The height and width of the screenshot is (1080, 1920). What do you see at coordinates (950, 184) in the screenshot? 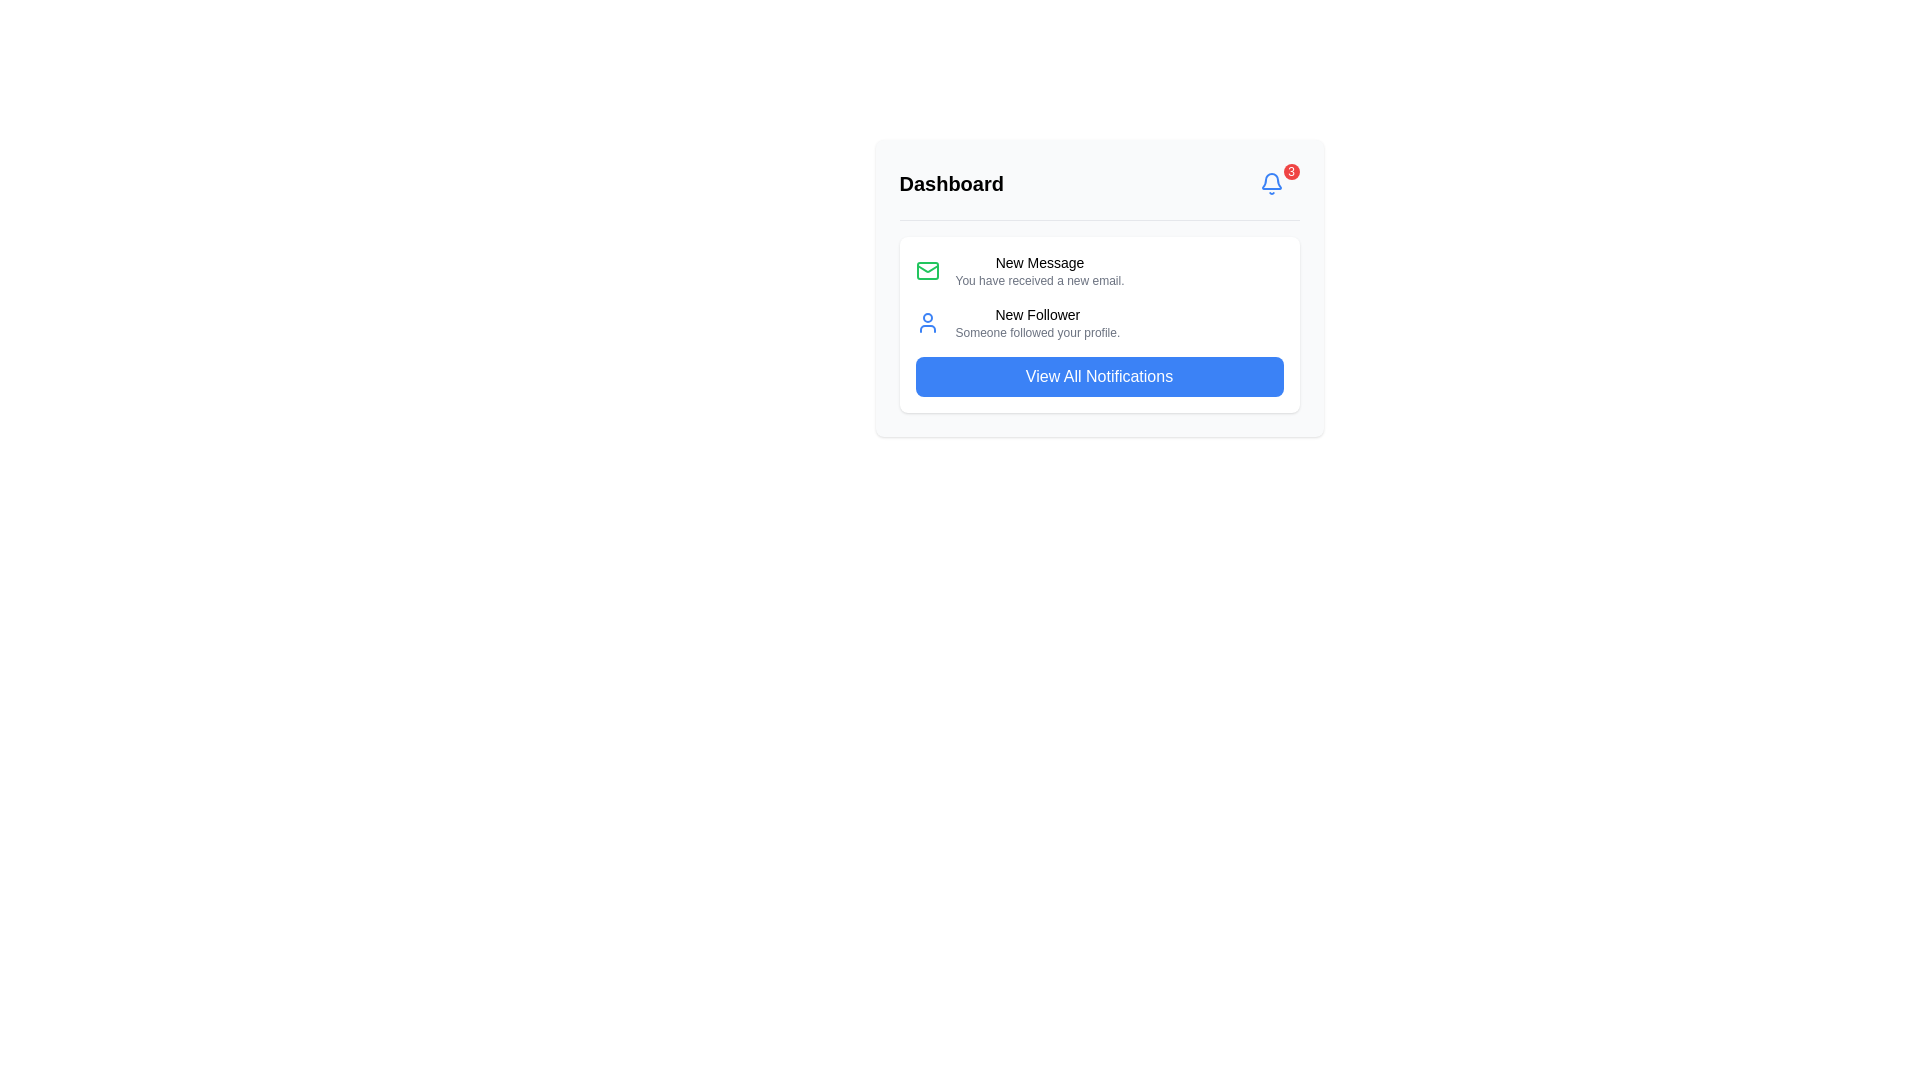
I see `the 'Dashboard' text label heading, which is styled in bold and larger font, located on the upper left side of a card-like component` at bounding box center [950, 184].